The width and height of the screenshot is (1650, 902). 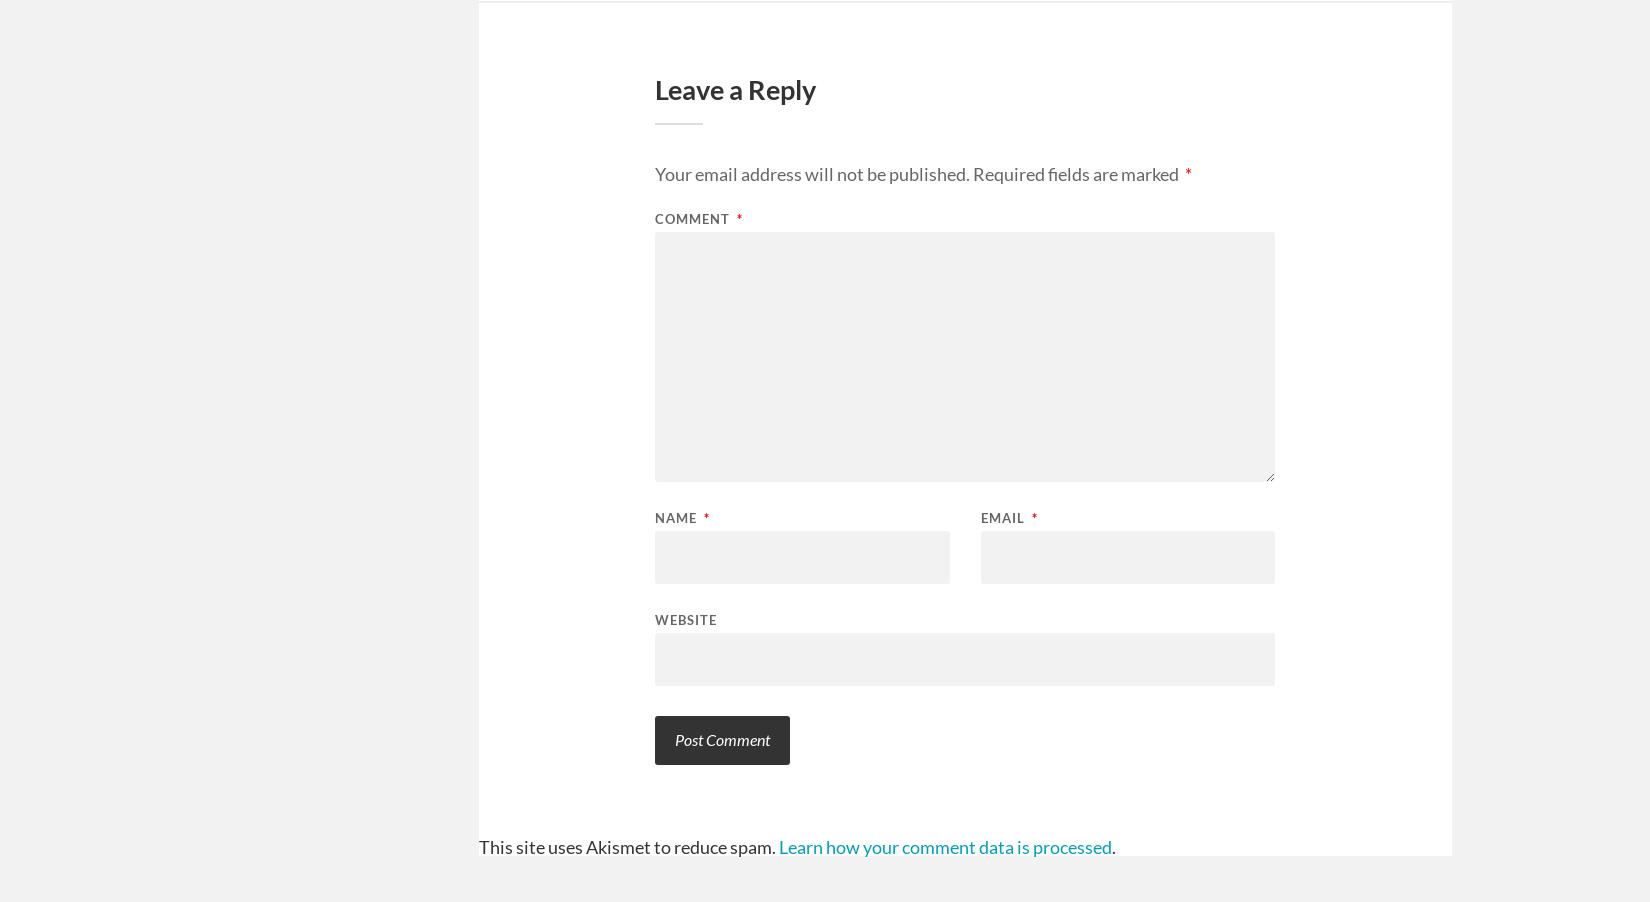 What do you see at coordinates (1077, 172) in the screenshot?
I see `'Required fields are marked'` at bounding box center [1077, 172].